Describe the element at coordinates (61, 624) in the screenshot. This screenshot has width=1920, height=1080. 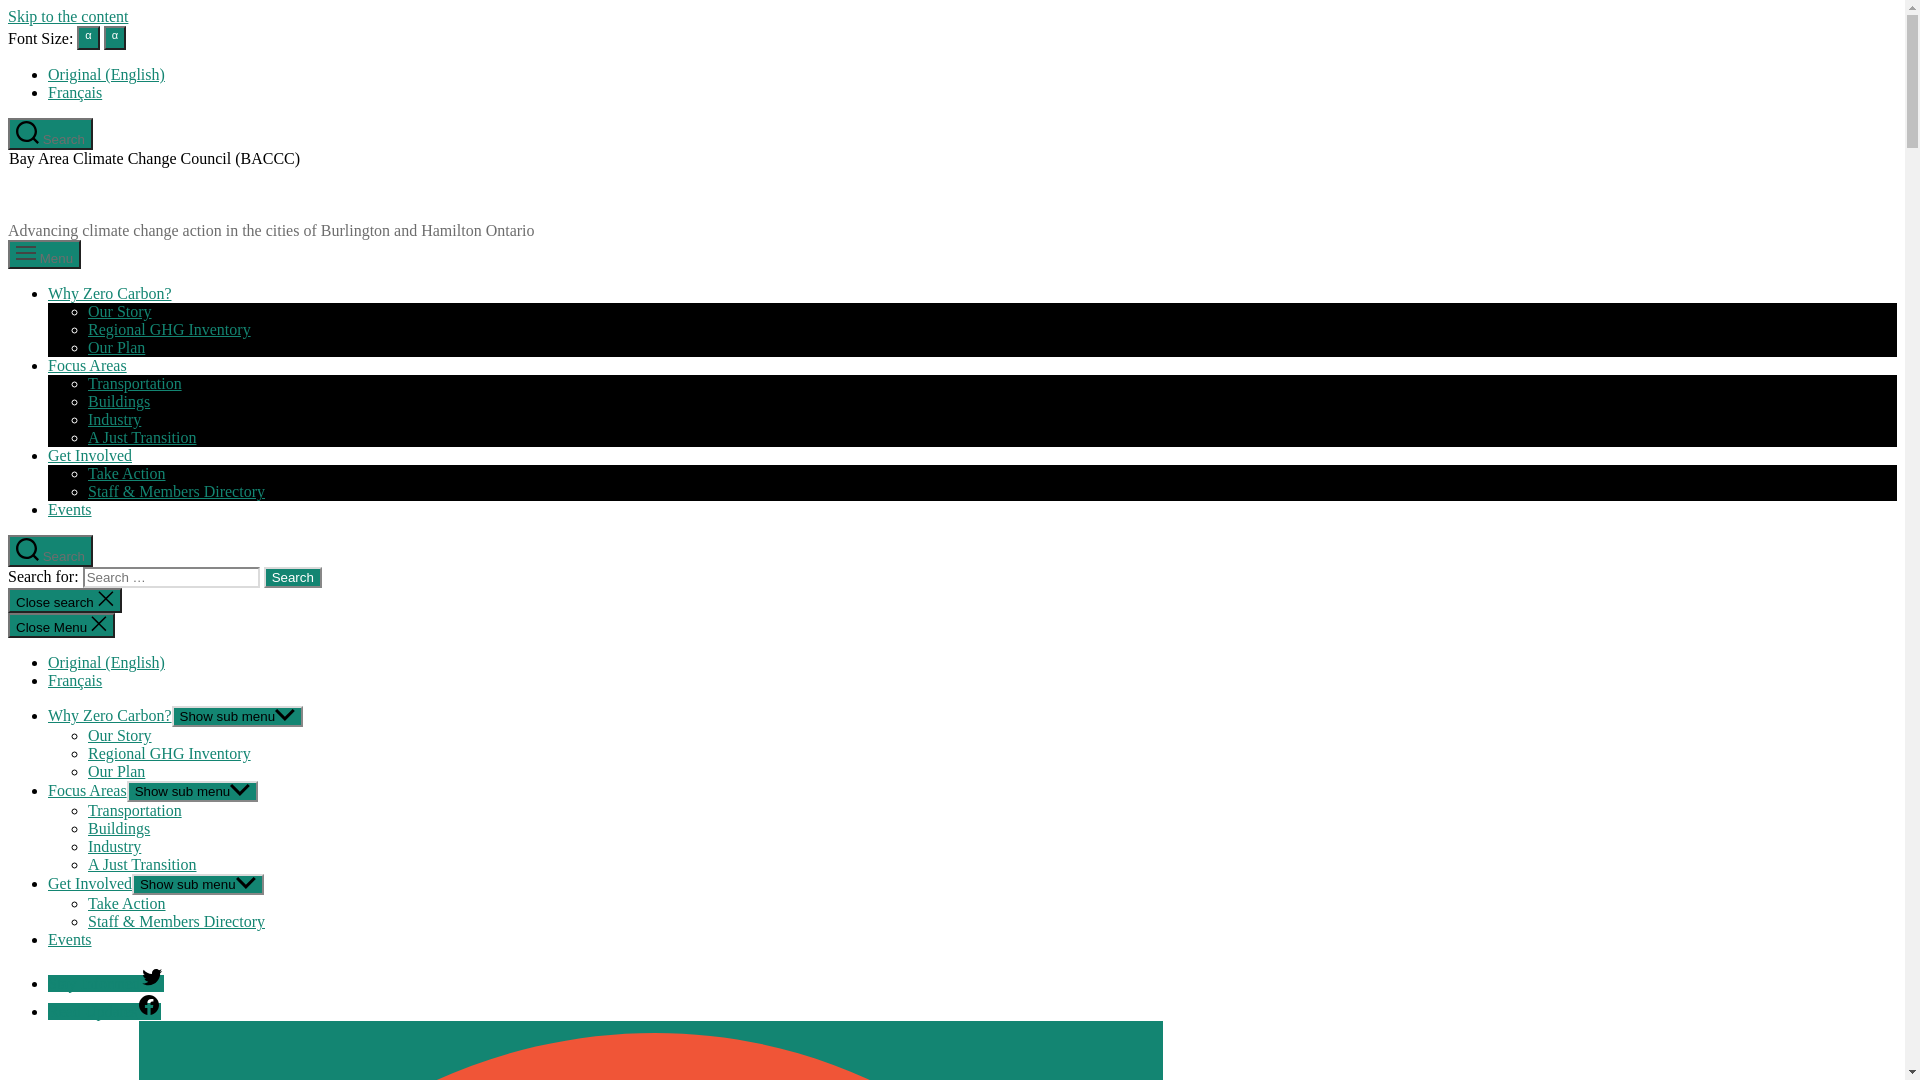
I see `'Close Menu'` at that location.